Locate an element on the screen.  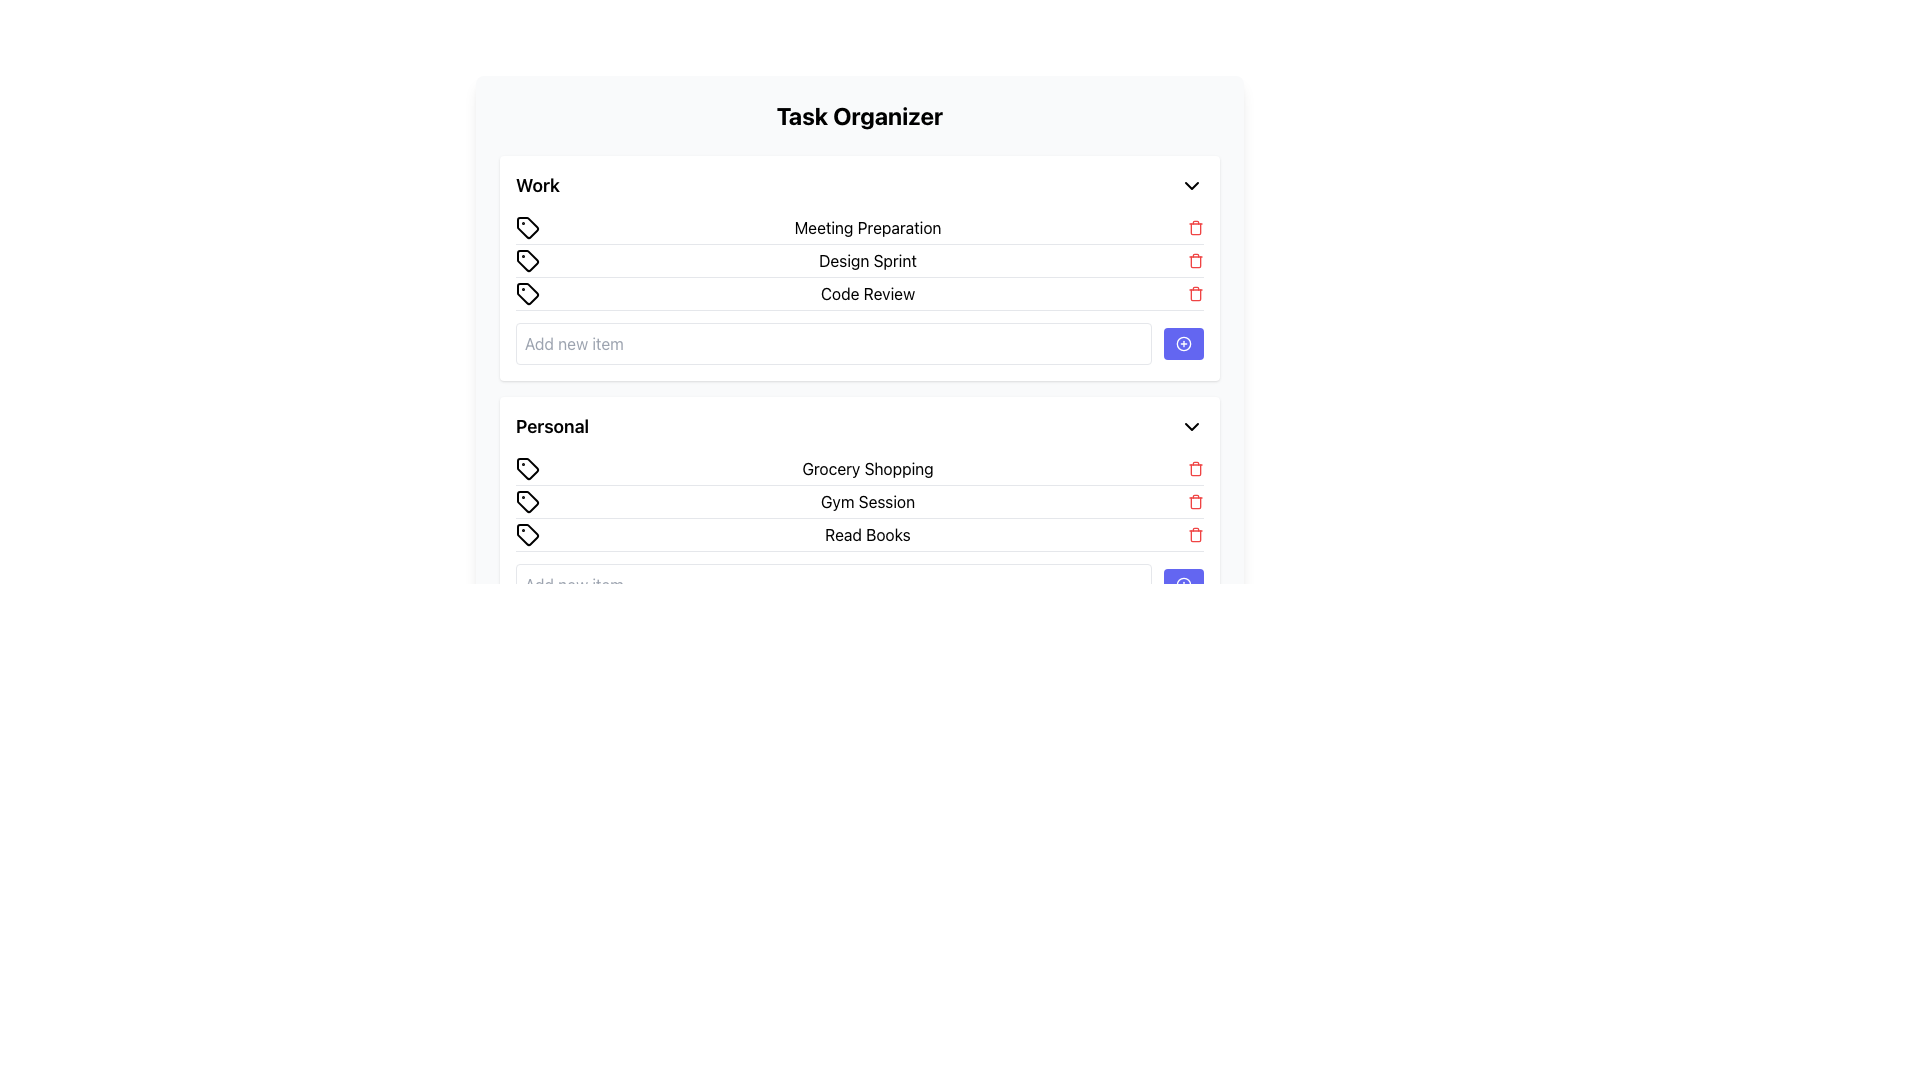
the icon representing the 'Gym Session' task in the 'Personal' section of the 'Task Organizer' interface is located at coordinates (528, 500).